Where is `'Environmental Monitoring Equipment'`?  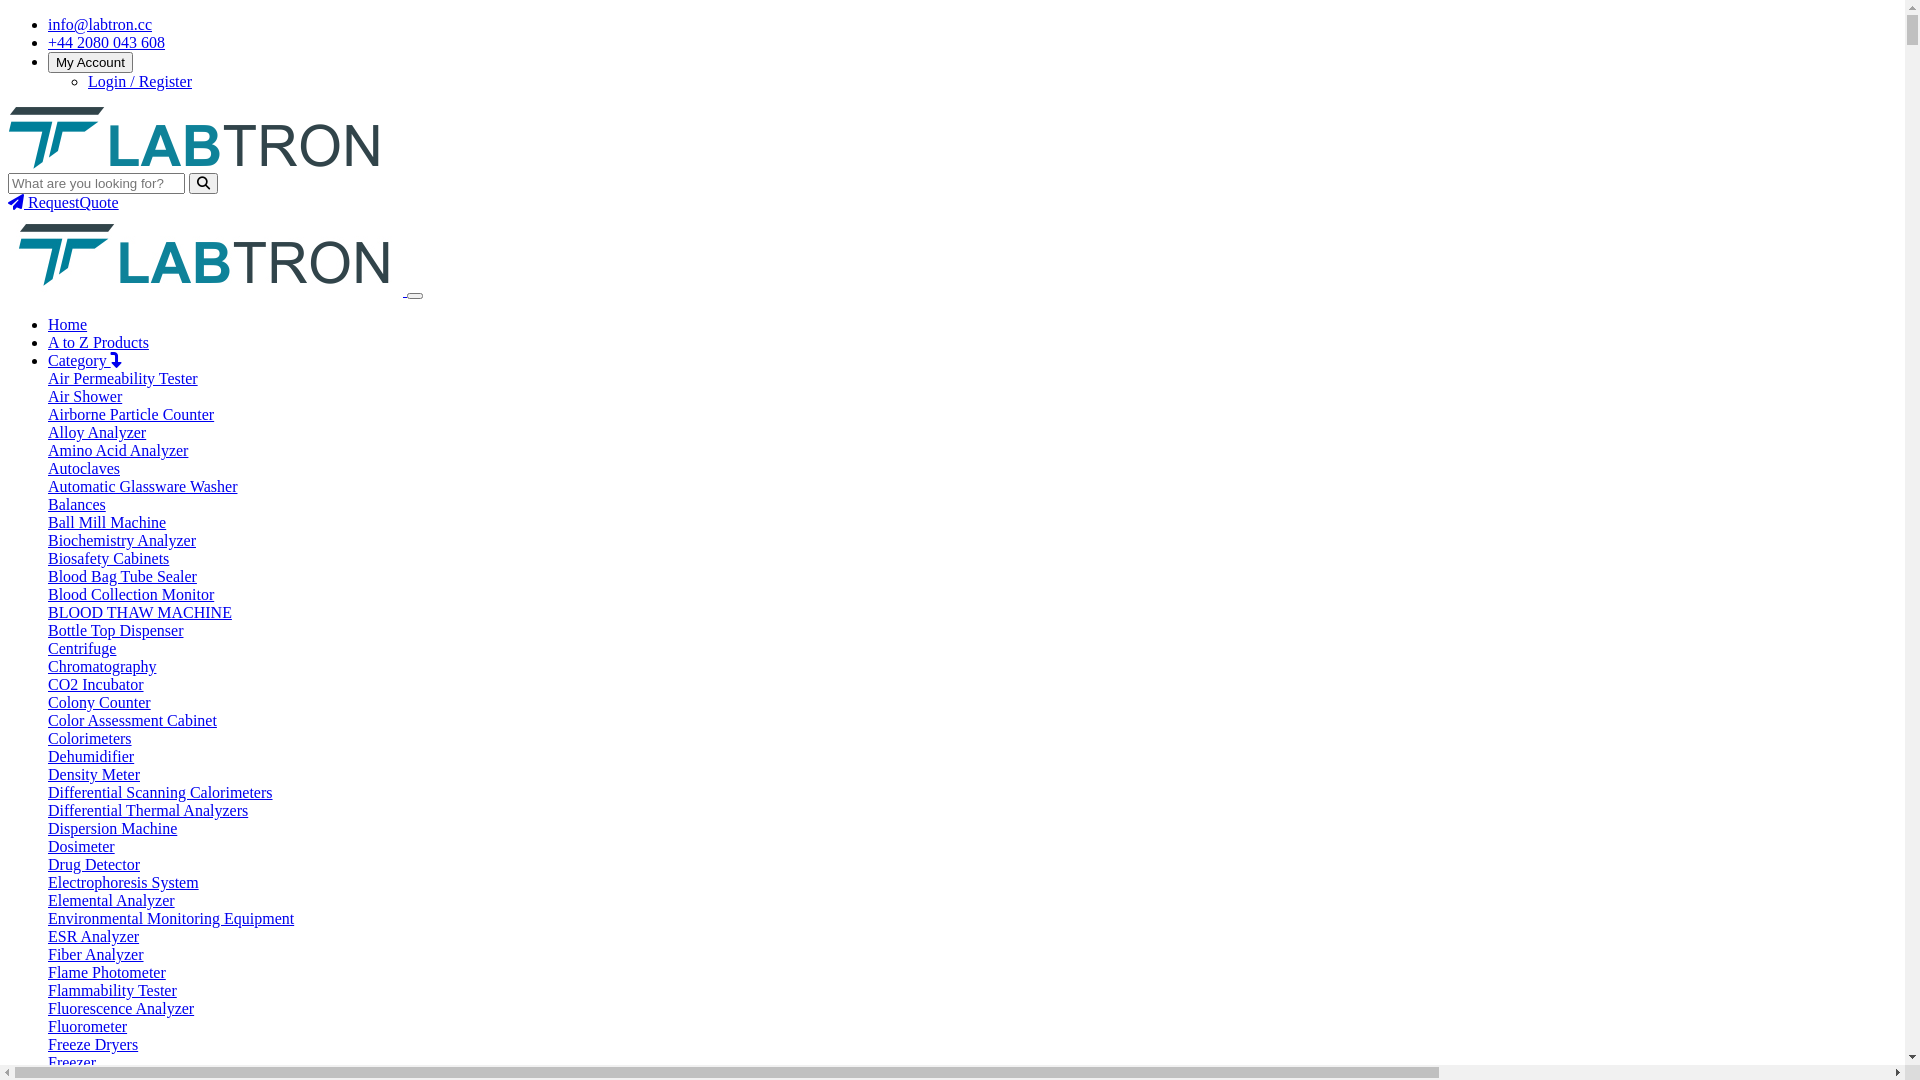
'Environmental Monitoring Equipment' is located at coordinates (171, 918).